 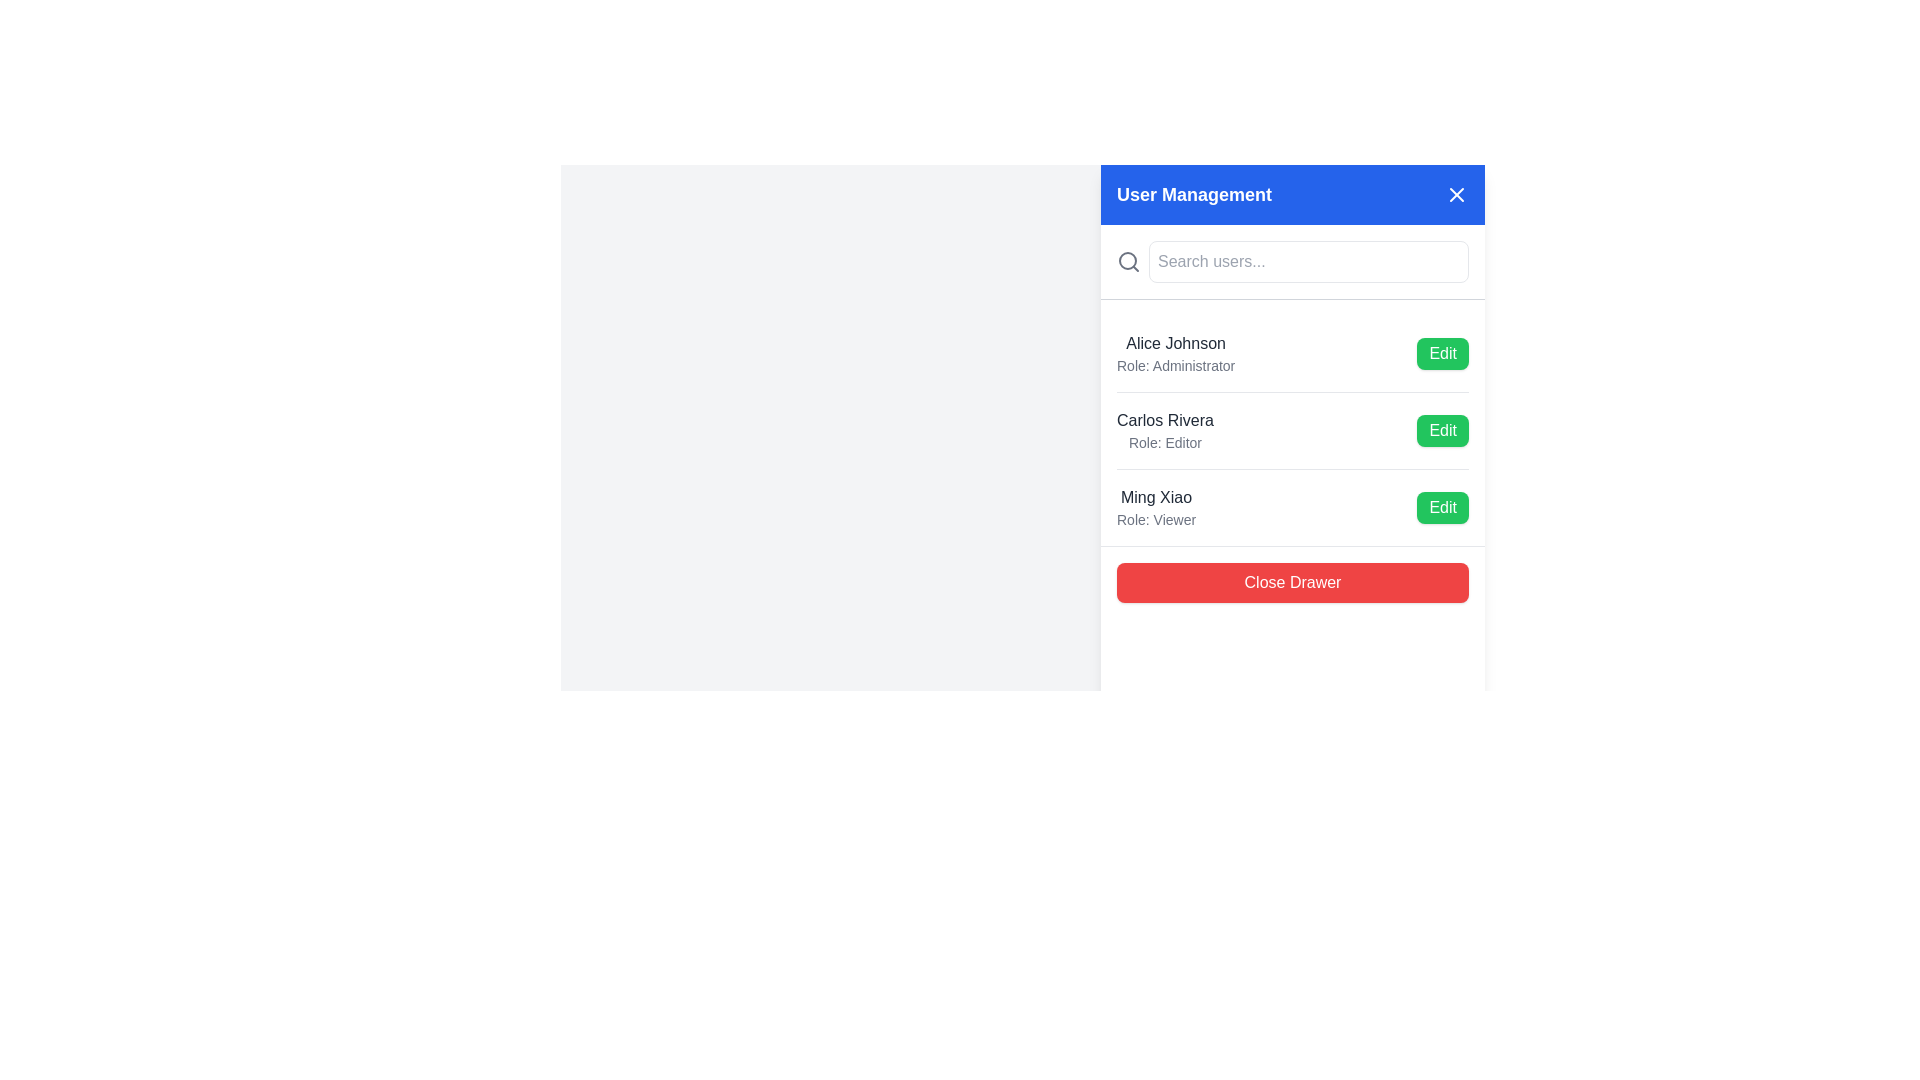 What do you see at coordinates (1156, 507) in the screenshot?
I see `the text display component that shows a user's name and role, positioned as the third item in the user list in the right panel of the interface` at bounding box center [1156, 507].